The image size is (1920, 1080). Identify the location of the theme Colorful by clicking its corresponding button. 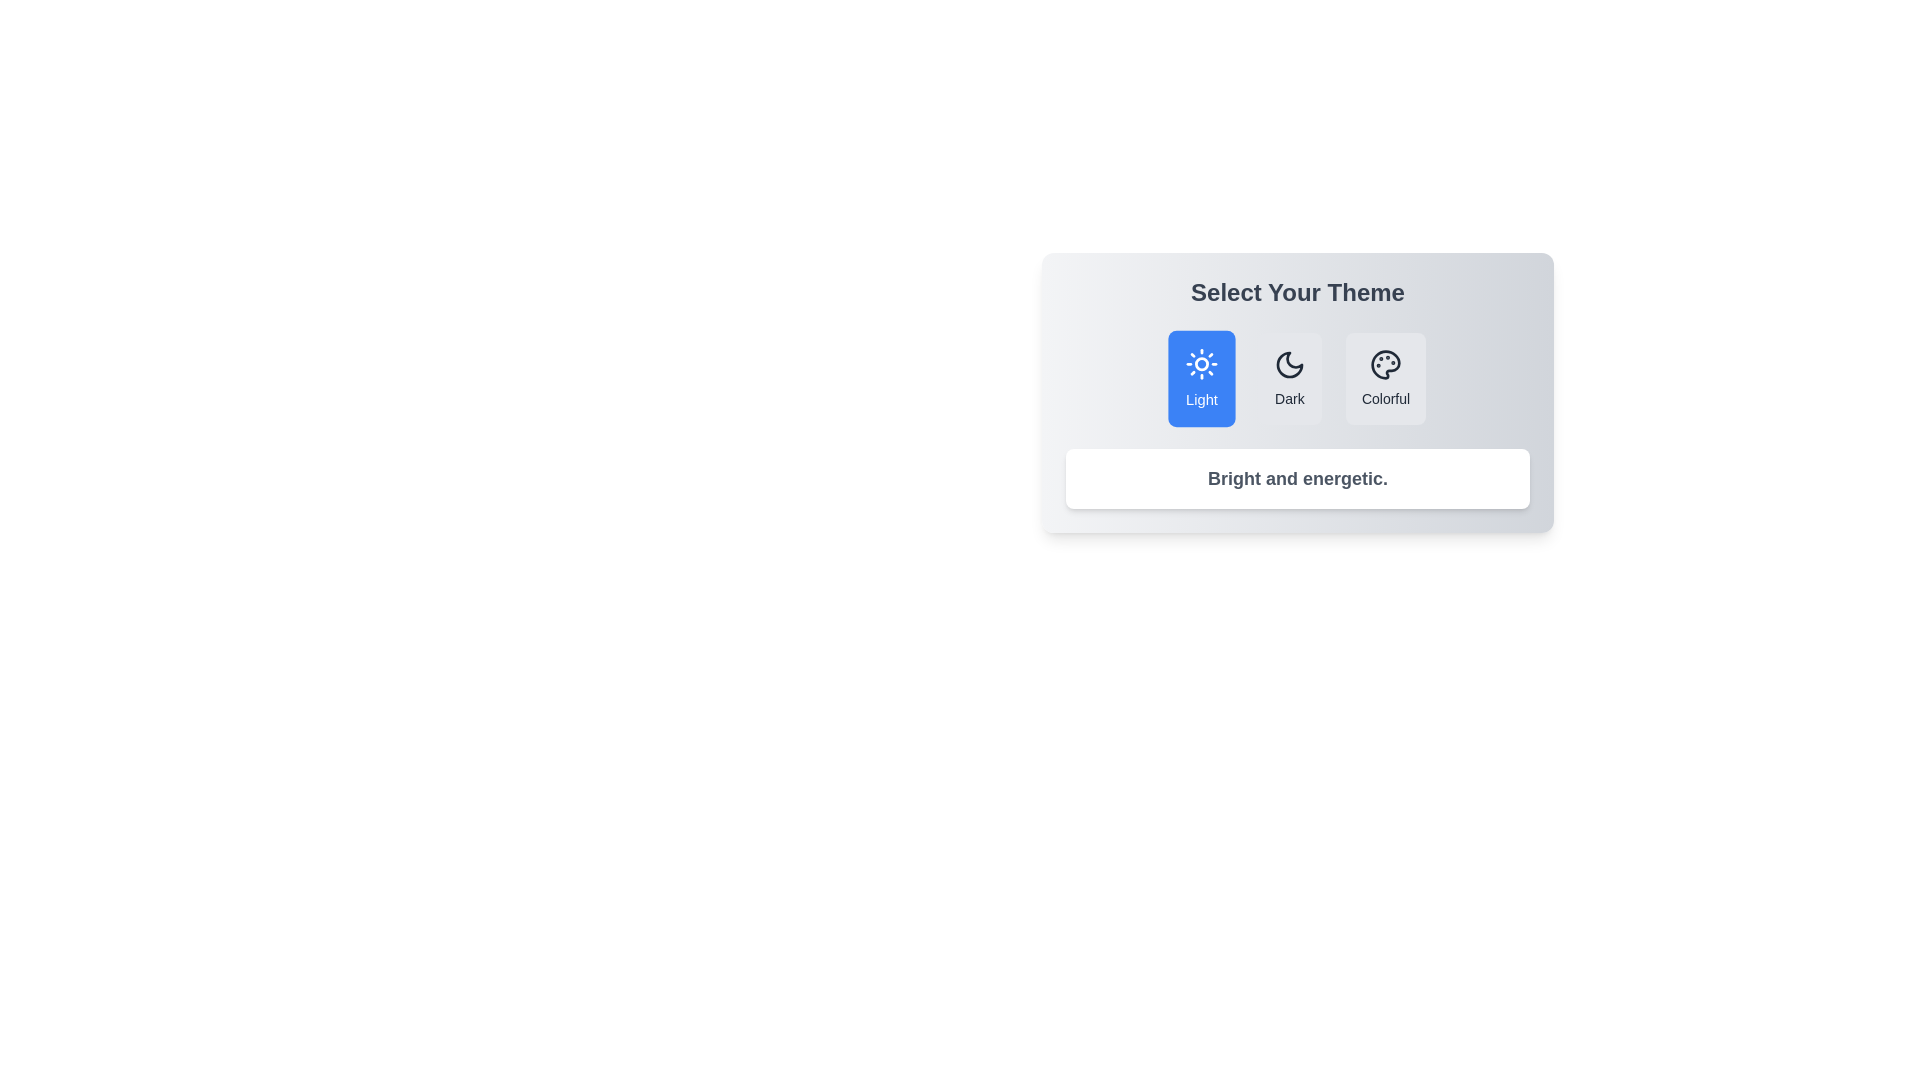
(1385, 378).